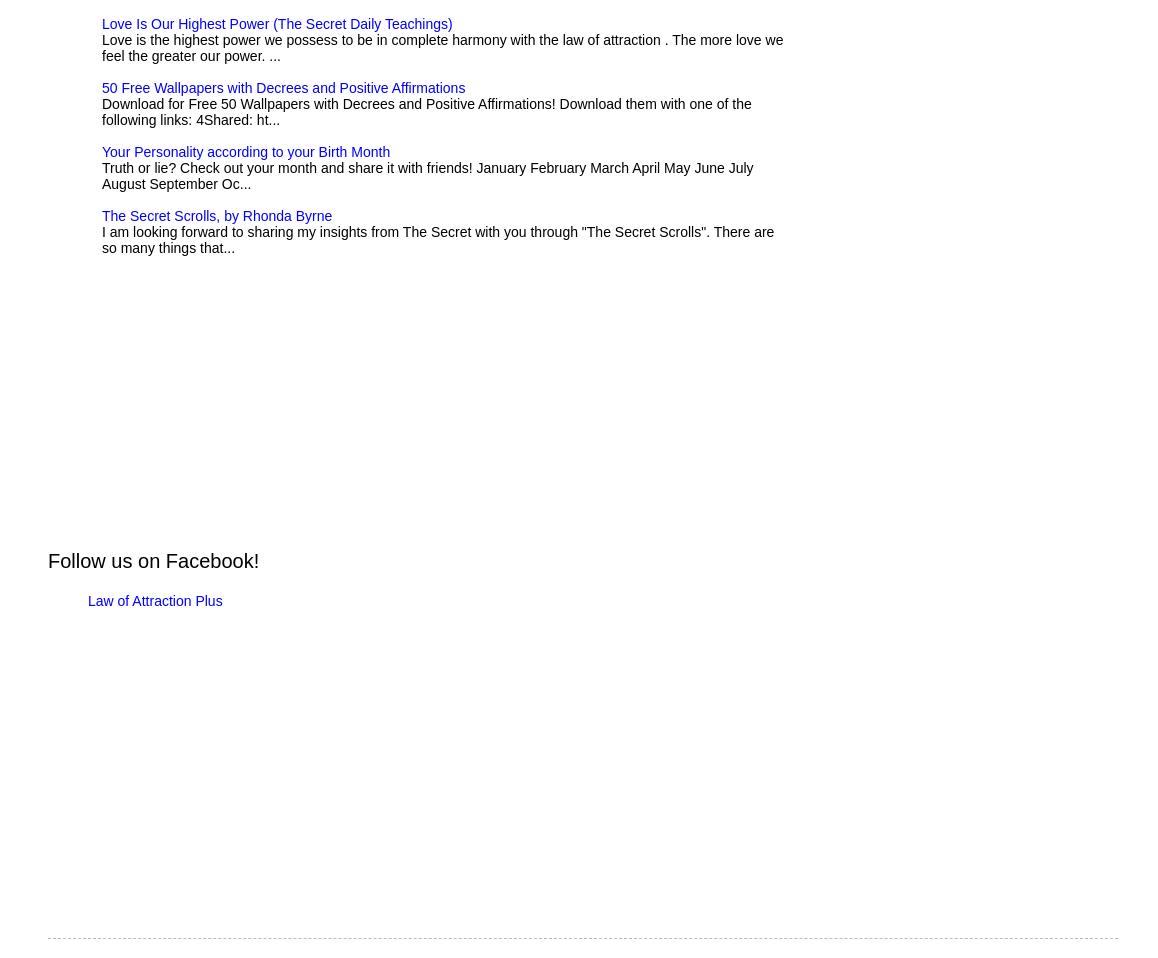  I want to click on 'Your Personality according to your Birth Month', so click(244, 152).